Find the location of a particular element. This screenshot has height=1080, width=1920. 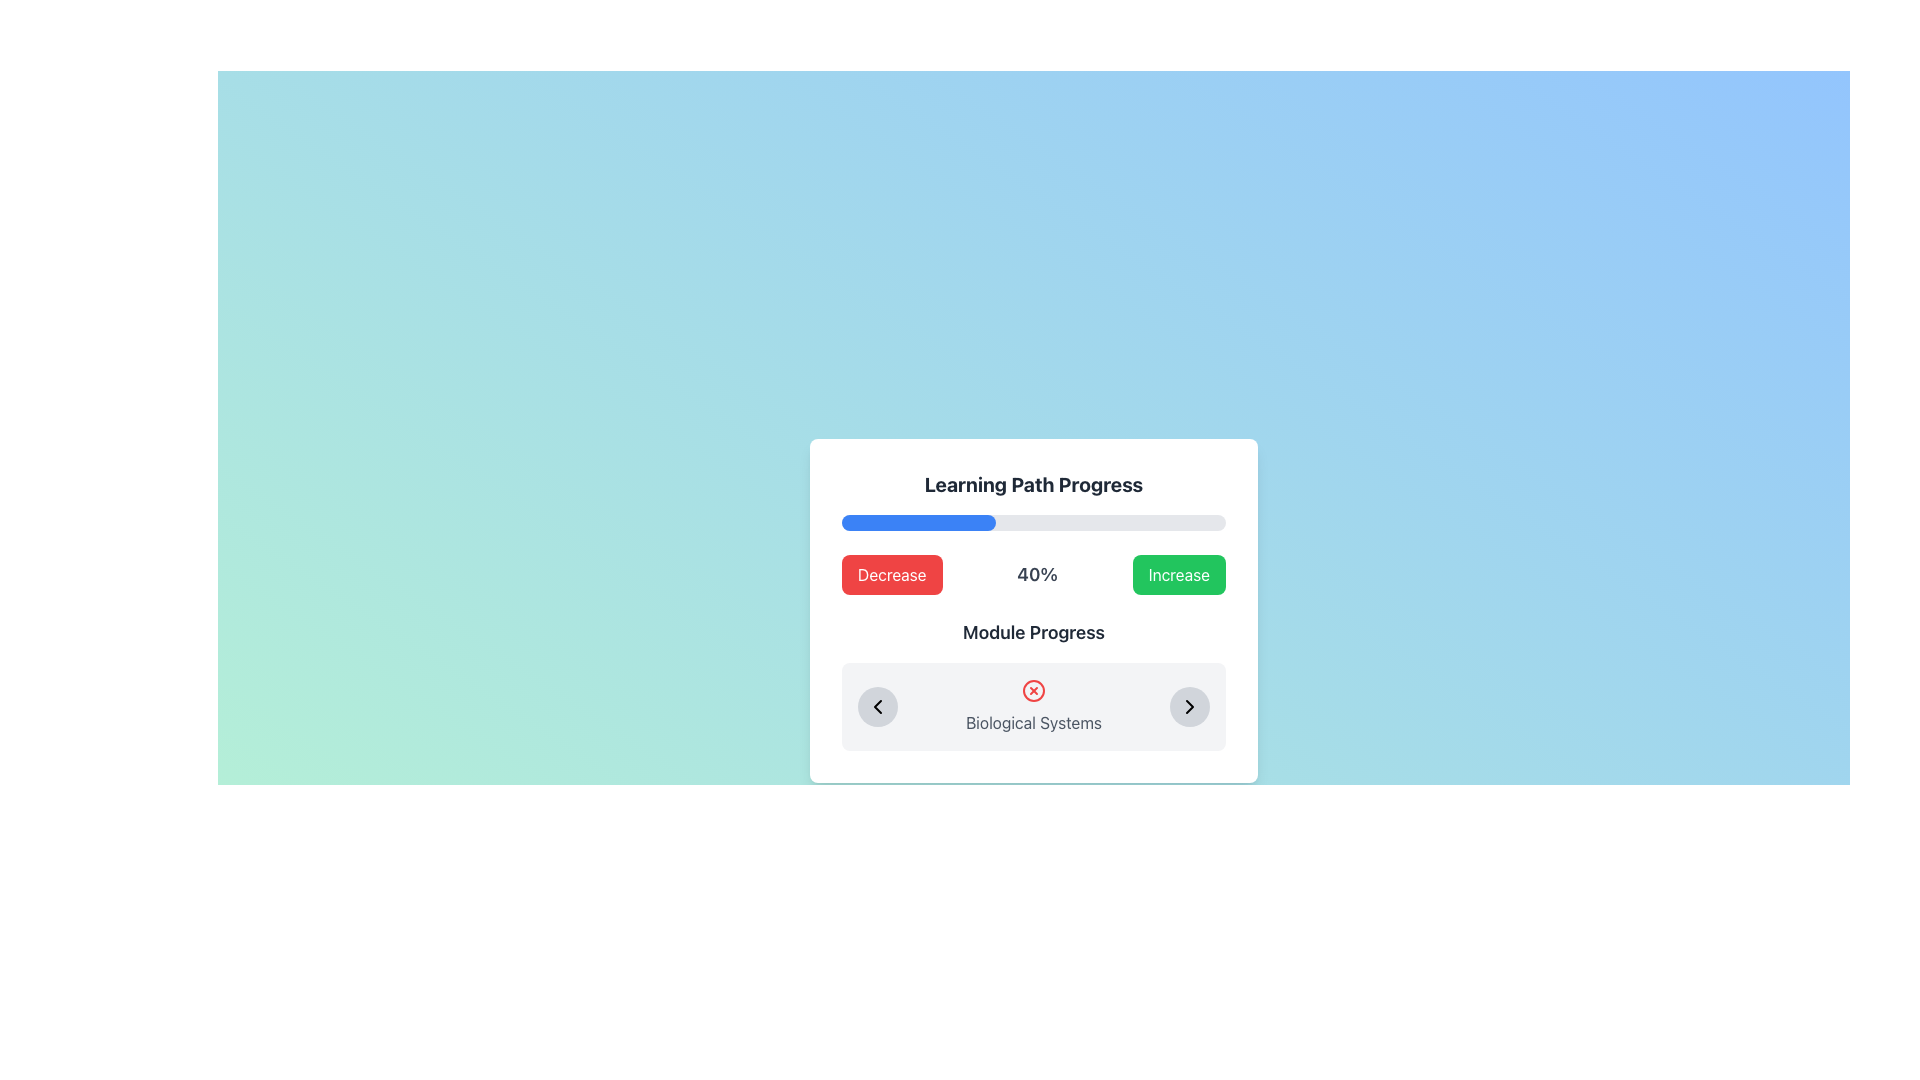

progress is located at coordinates (1082, 522).